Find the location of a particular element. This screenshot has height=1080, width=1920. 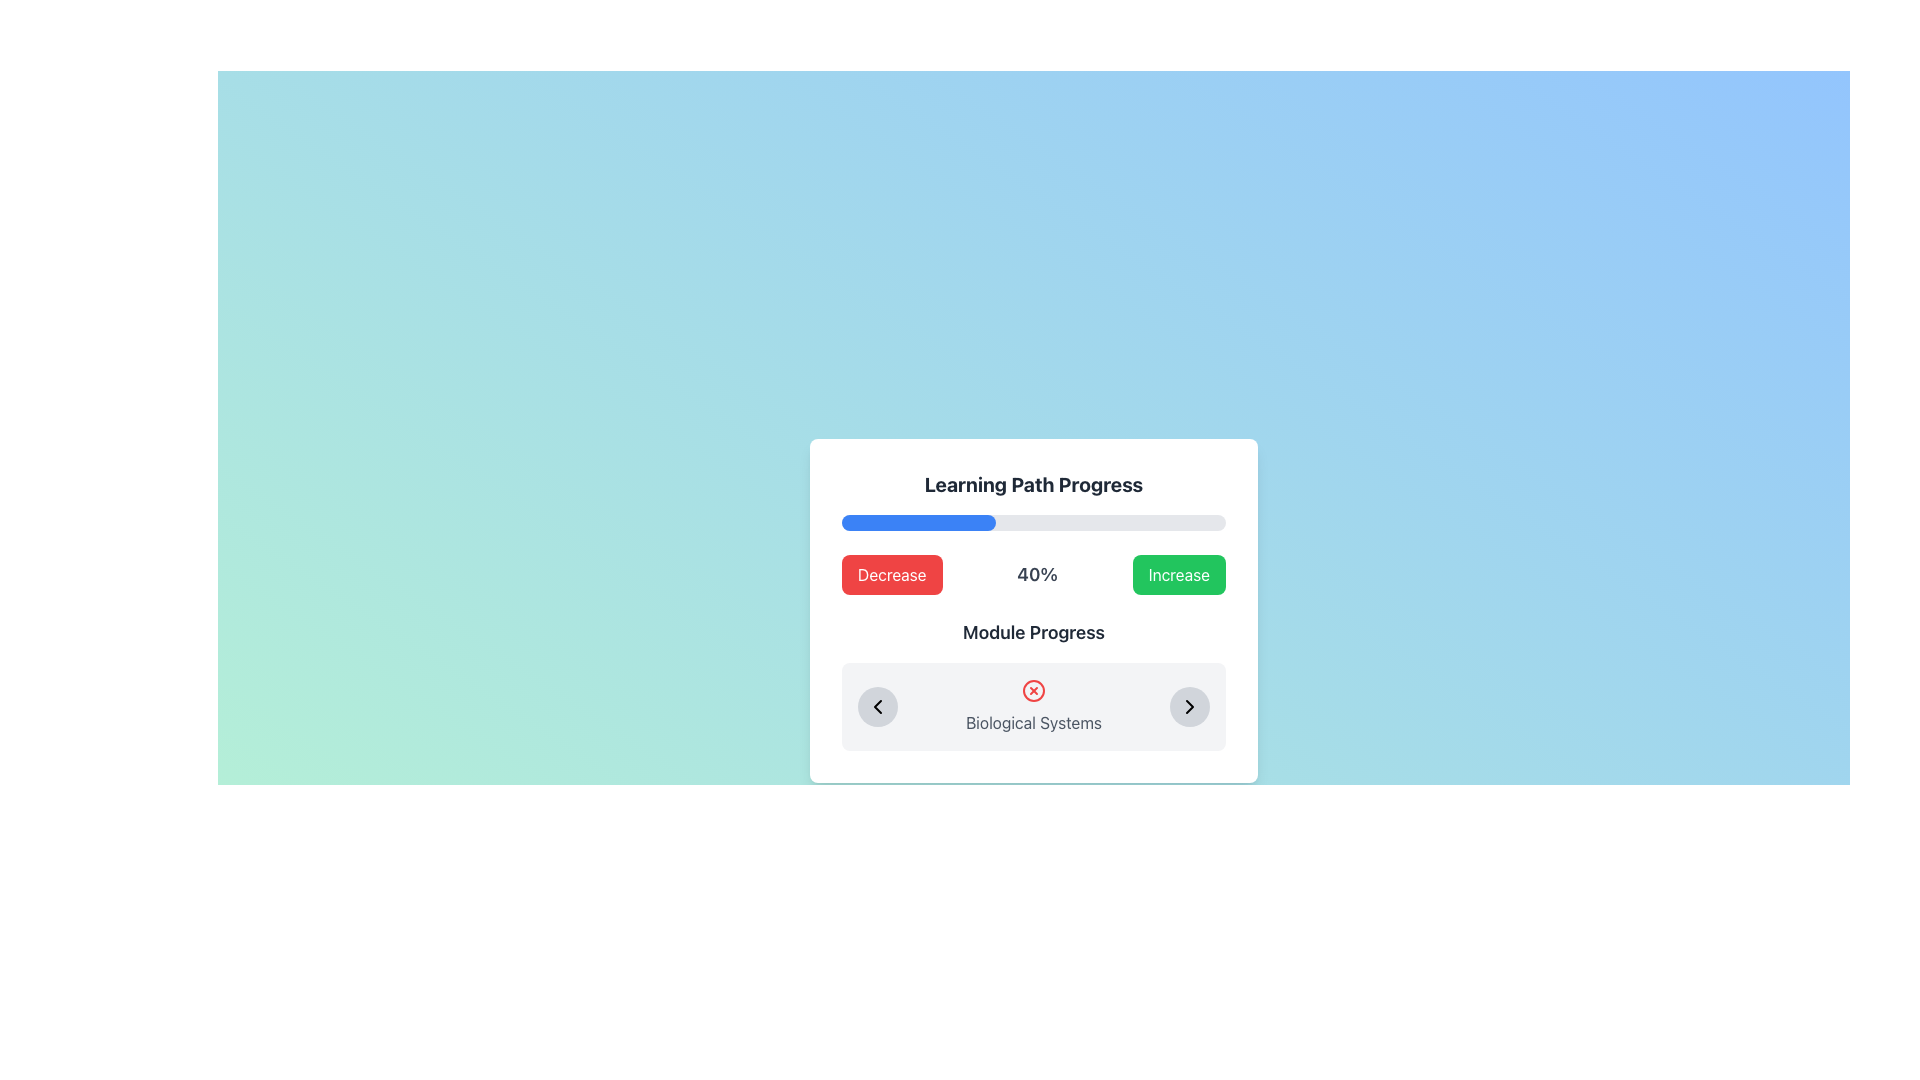

progress is located at coordinates (1082, 522).